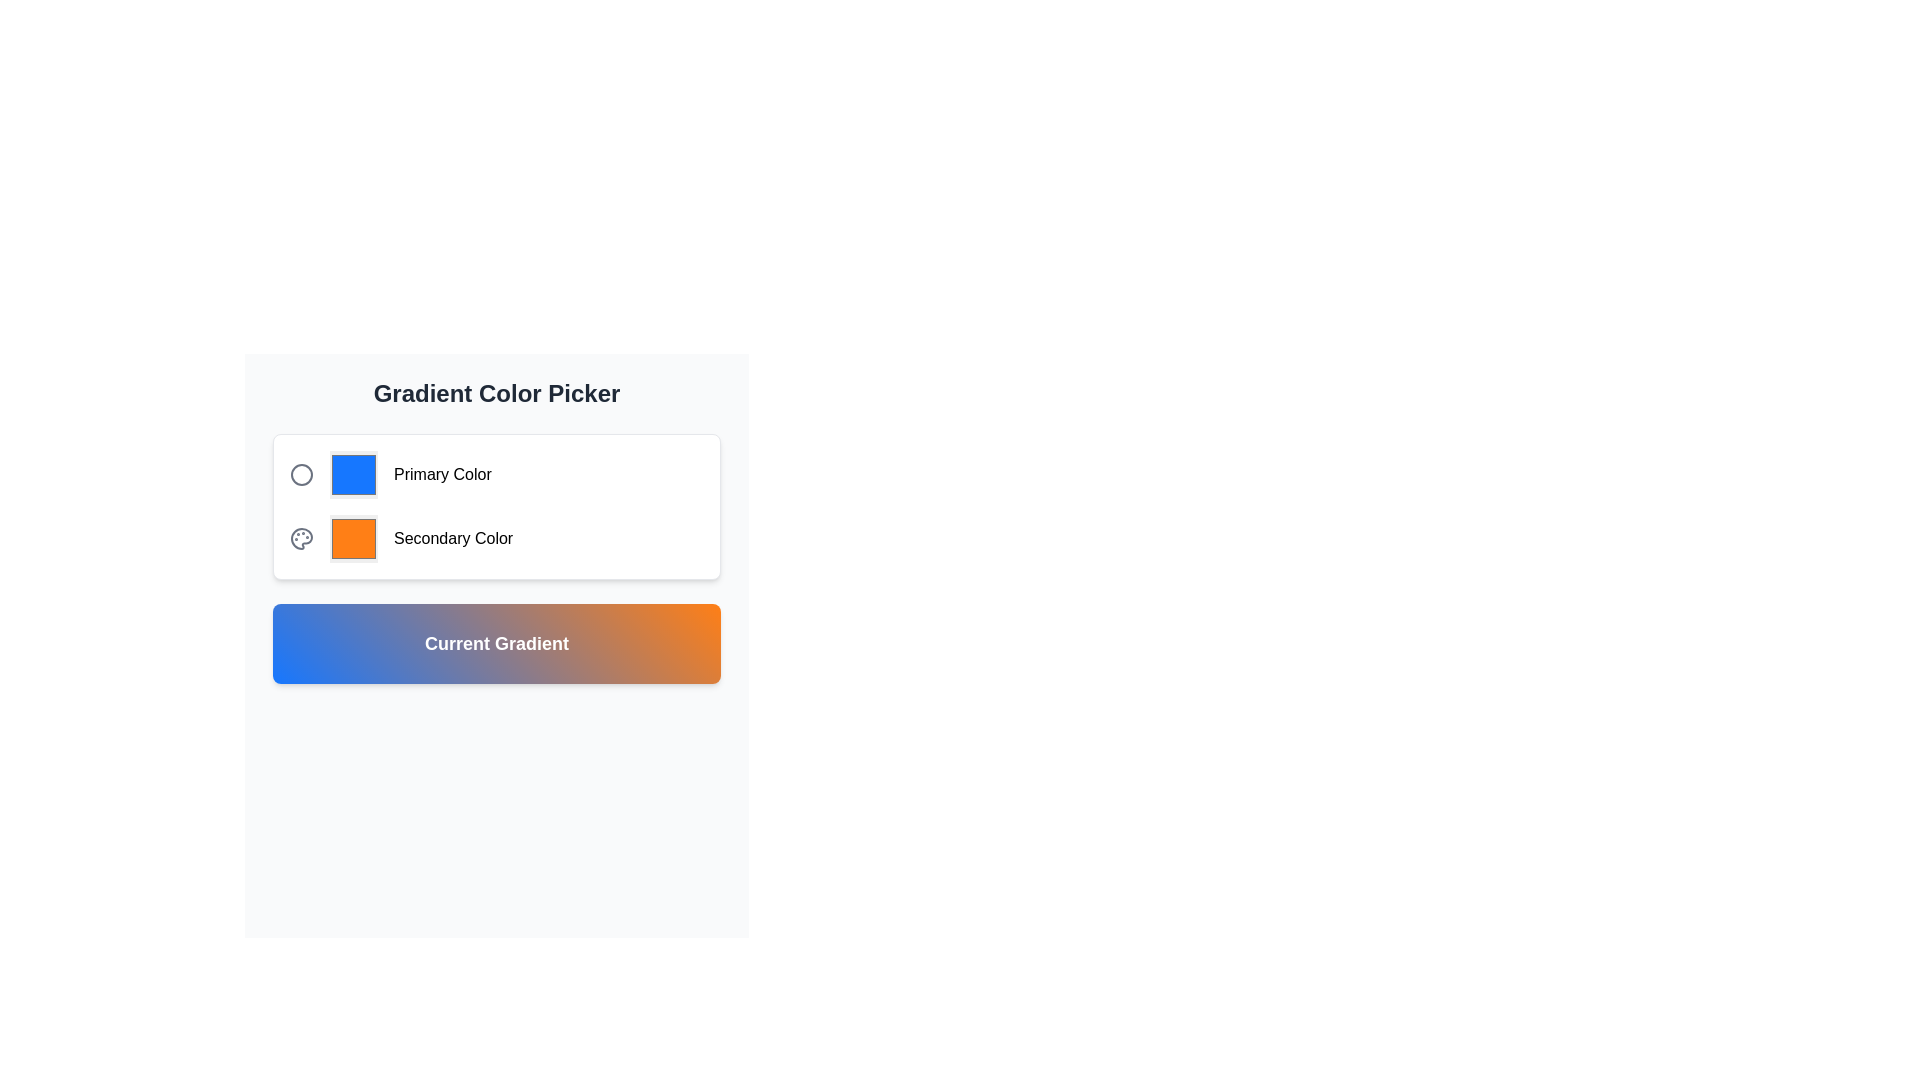 The width and height of the screenshot is (1920, 1080). What do you see at coordinates (452, 538) in the screenshot?
I see `the text element displaying 'Secondary Color' located in the 'Gradient Color Picker' box, positioned below 'Primary Color' and to the right of the orange color picker` at bounding box center [452, 538].